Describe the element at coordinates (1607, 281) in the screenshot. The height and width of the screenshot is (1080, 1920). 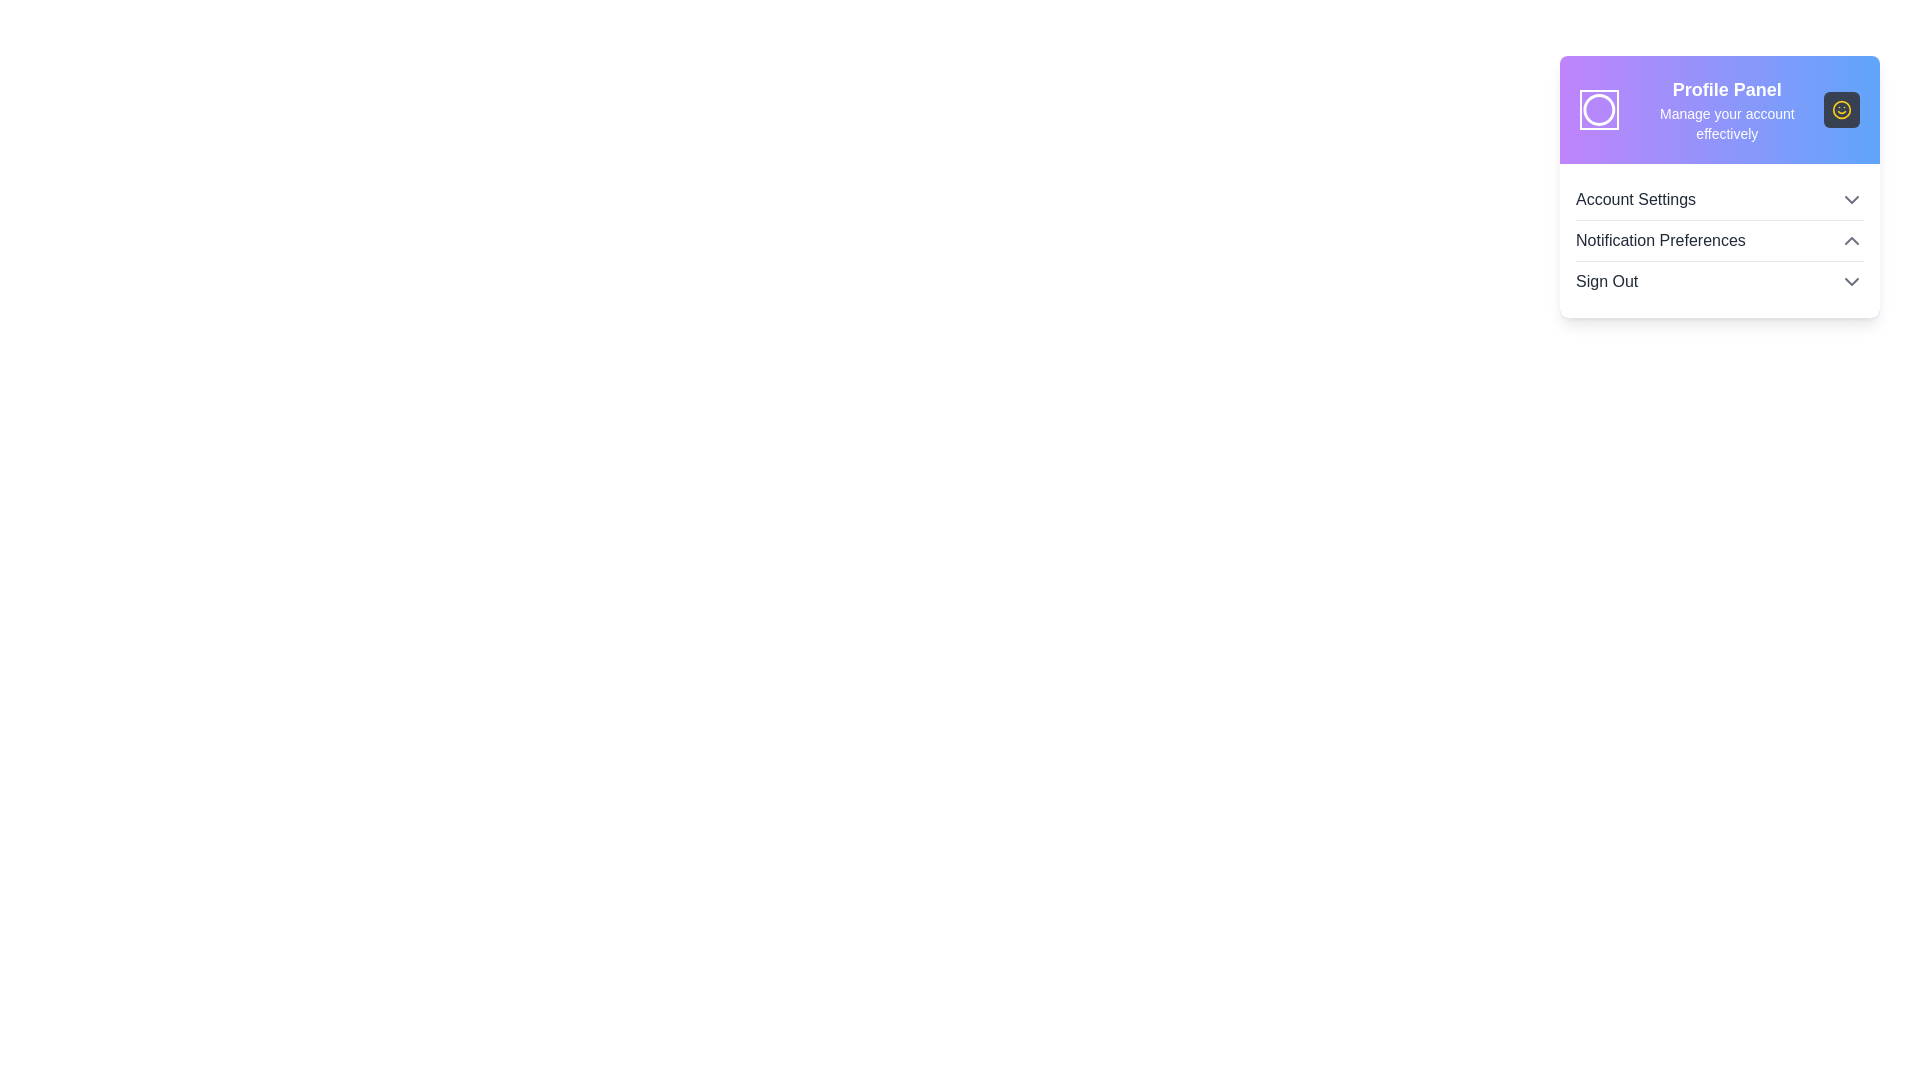
I see `the 'Sign Out' text link located at the bottom of the dropdown menu in the profile panel to initiate sign-out` at that location.